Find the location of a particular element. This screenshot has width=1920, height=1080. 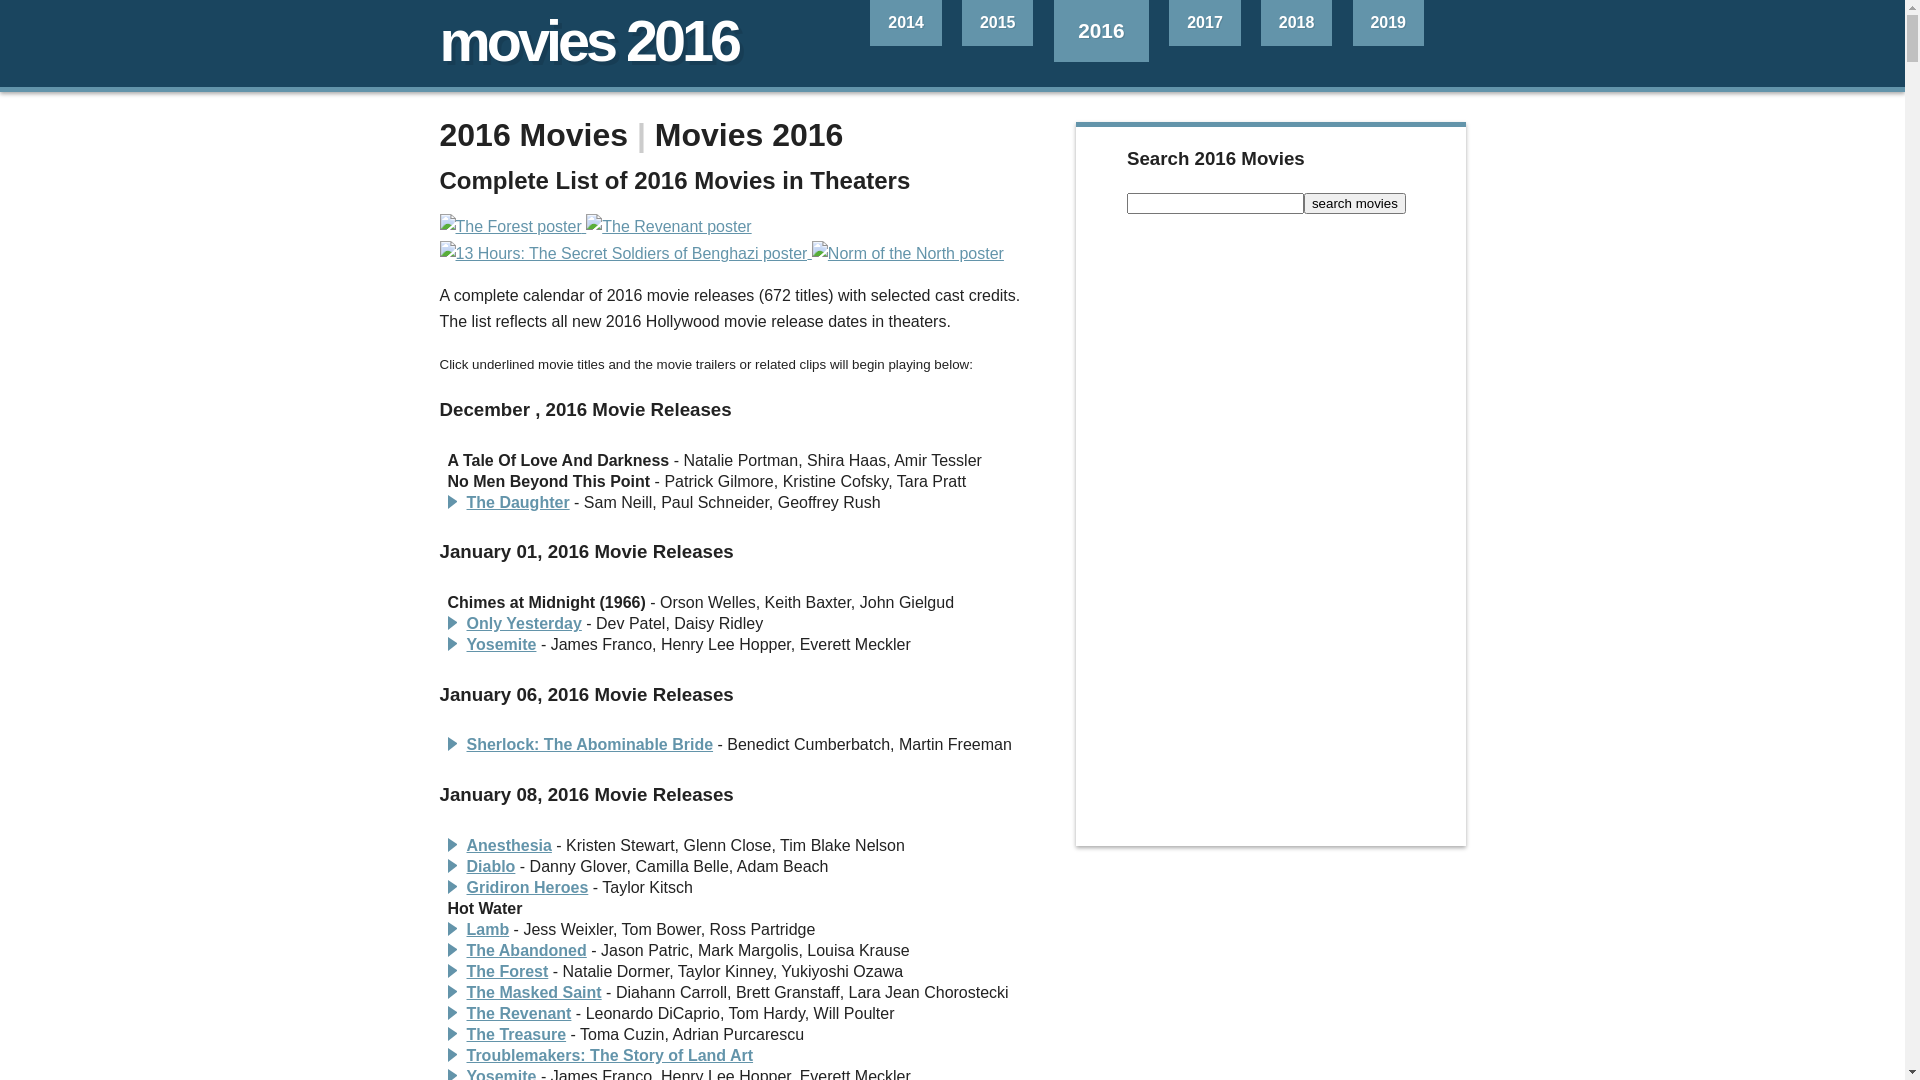

'2016' is located at coordinates (1101, 30).